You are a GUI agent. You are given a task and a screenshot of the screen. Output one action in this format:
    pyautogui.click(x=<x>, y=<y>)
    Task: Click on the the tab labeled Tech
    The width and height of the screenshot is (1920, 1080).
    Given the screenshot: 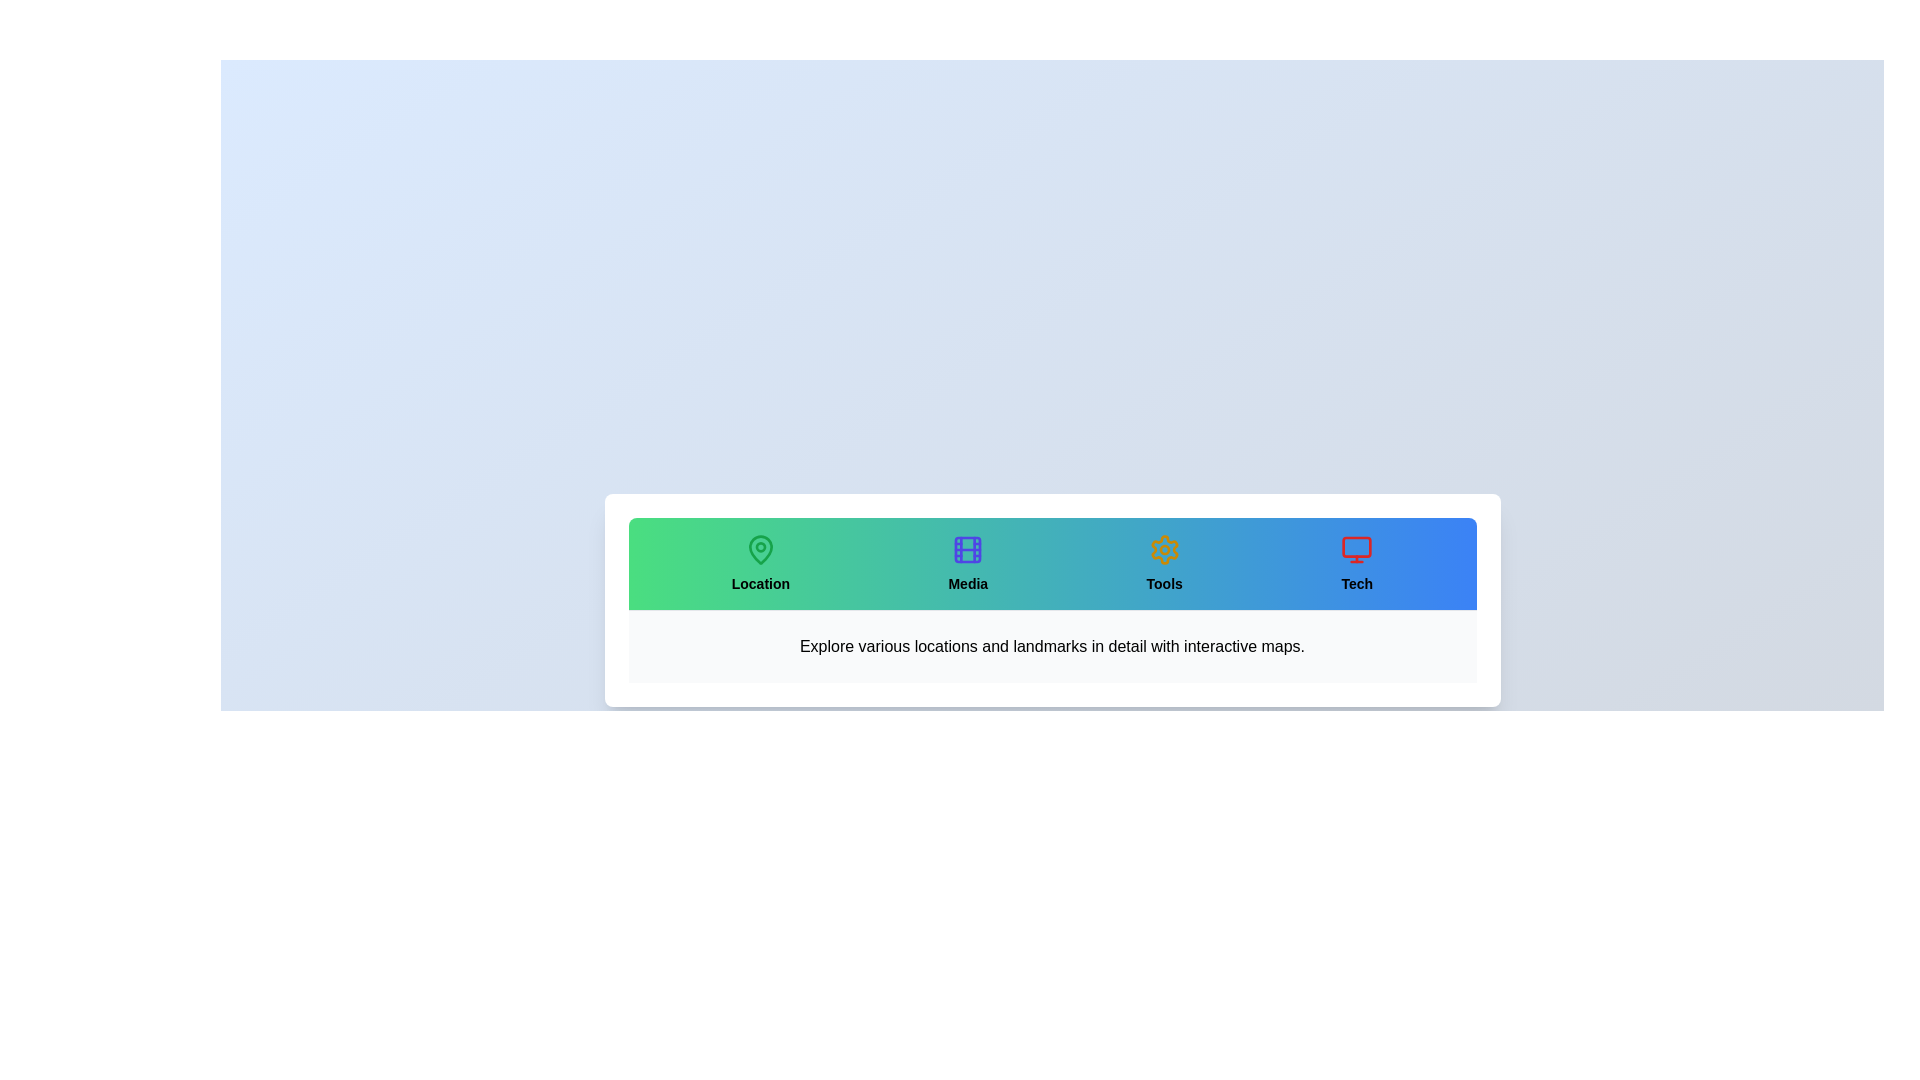 What is the action you would take?
    pyautogui.click(x=1357, y=563)
    